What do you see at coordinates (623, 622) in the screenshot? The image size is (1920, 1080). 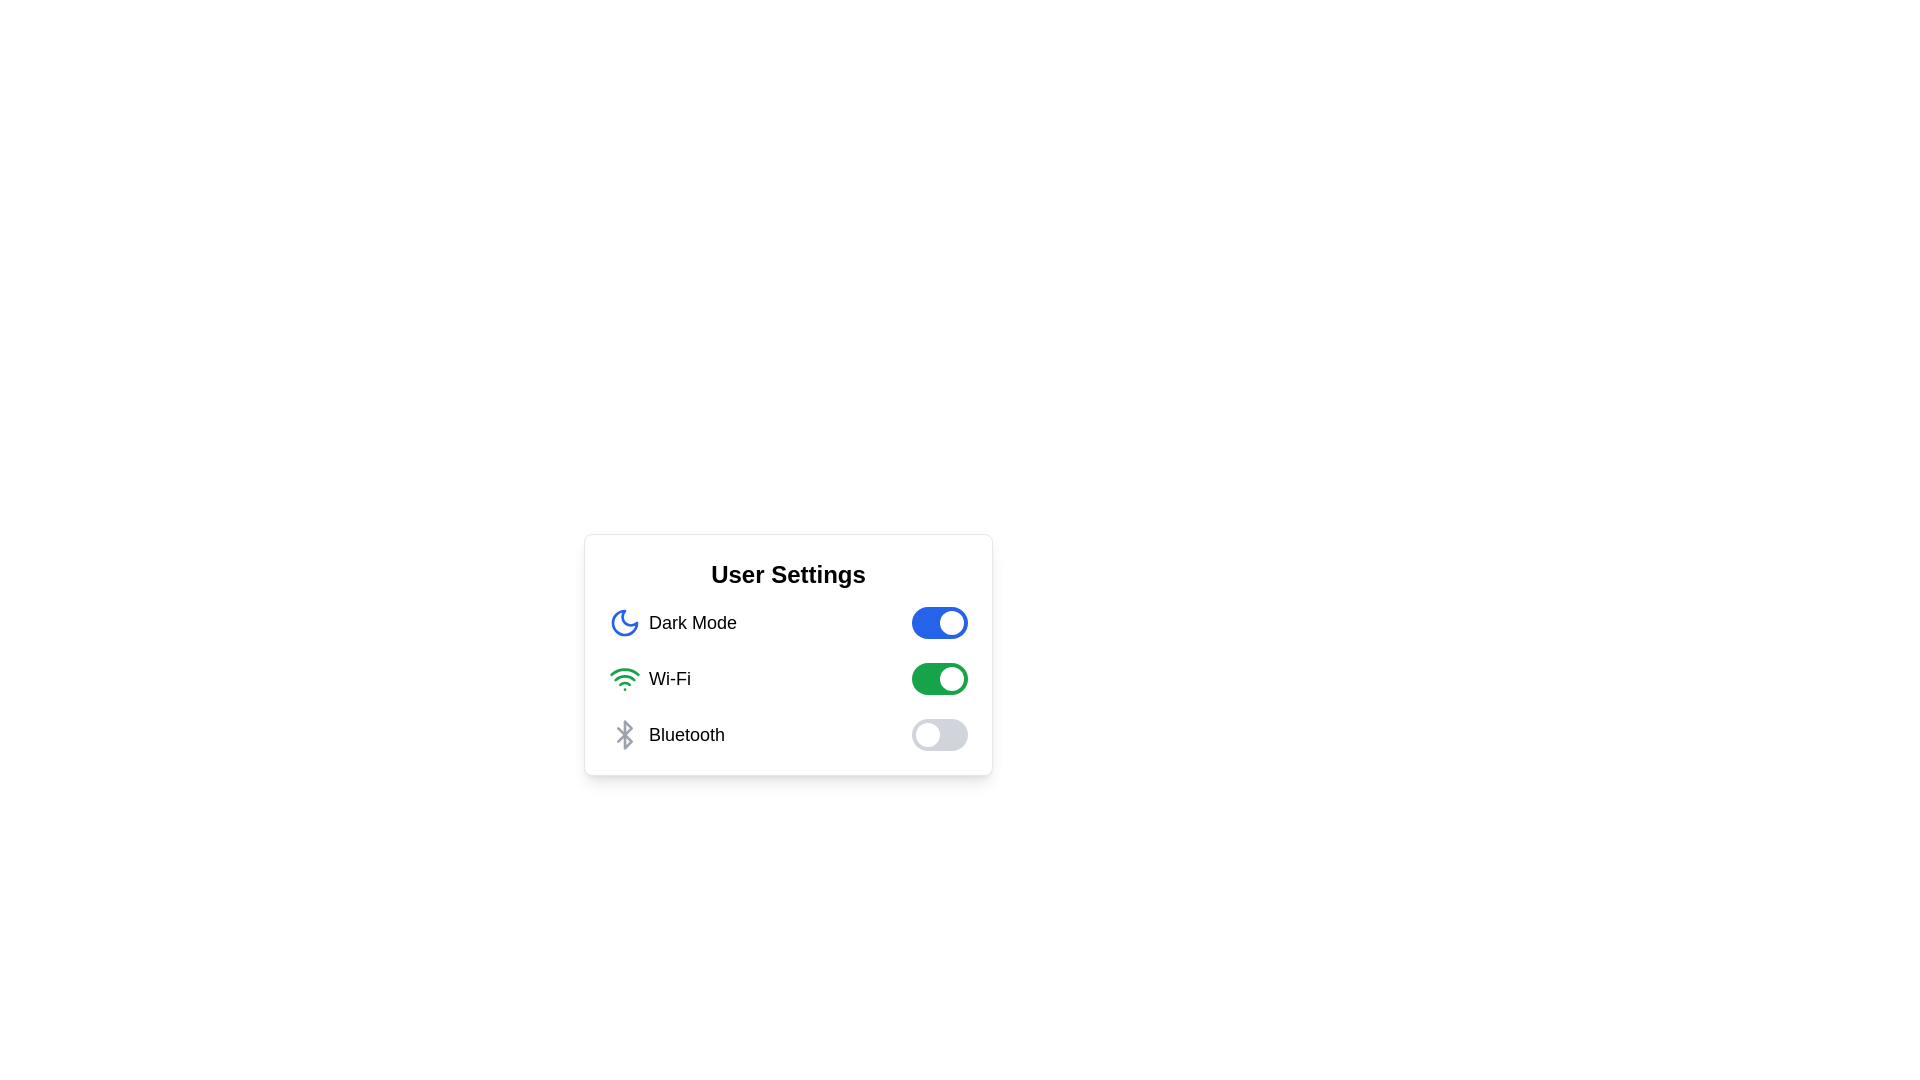 I see `the crescent moon icon in blue color that represents the 'Dark Mode' option, located in the 'User Settings' section, above the 'Wi-Fi' and 'Bluetooth' options` at bounding box center [623, 622].